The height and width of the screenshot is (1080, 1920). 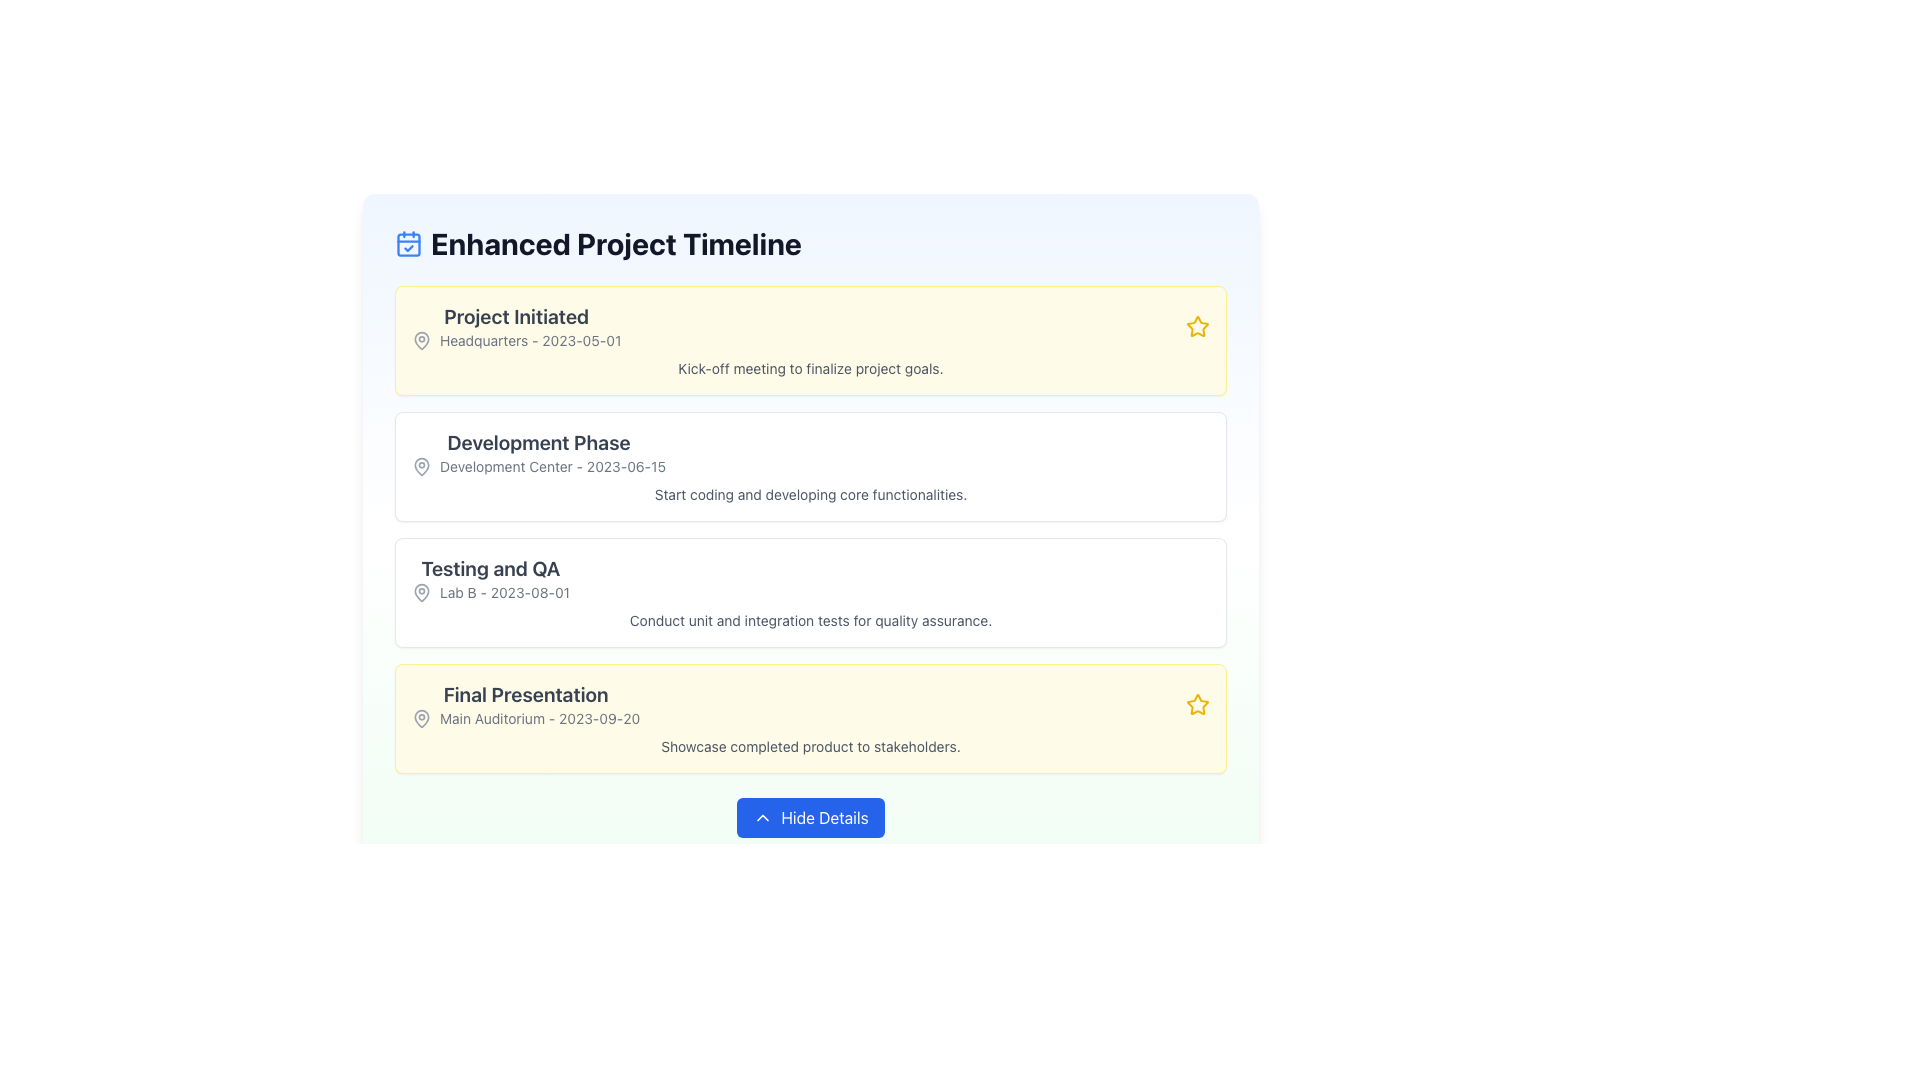 What do you see at coordinates (516, 339) in the screenshot?
I see `the Text and Icon Combination displaying 'Headquarters - 2023-05-01' located in the 'Project Initiated' section, below the title text and preceding a location icon` at bounding box center [516, 339].